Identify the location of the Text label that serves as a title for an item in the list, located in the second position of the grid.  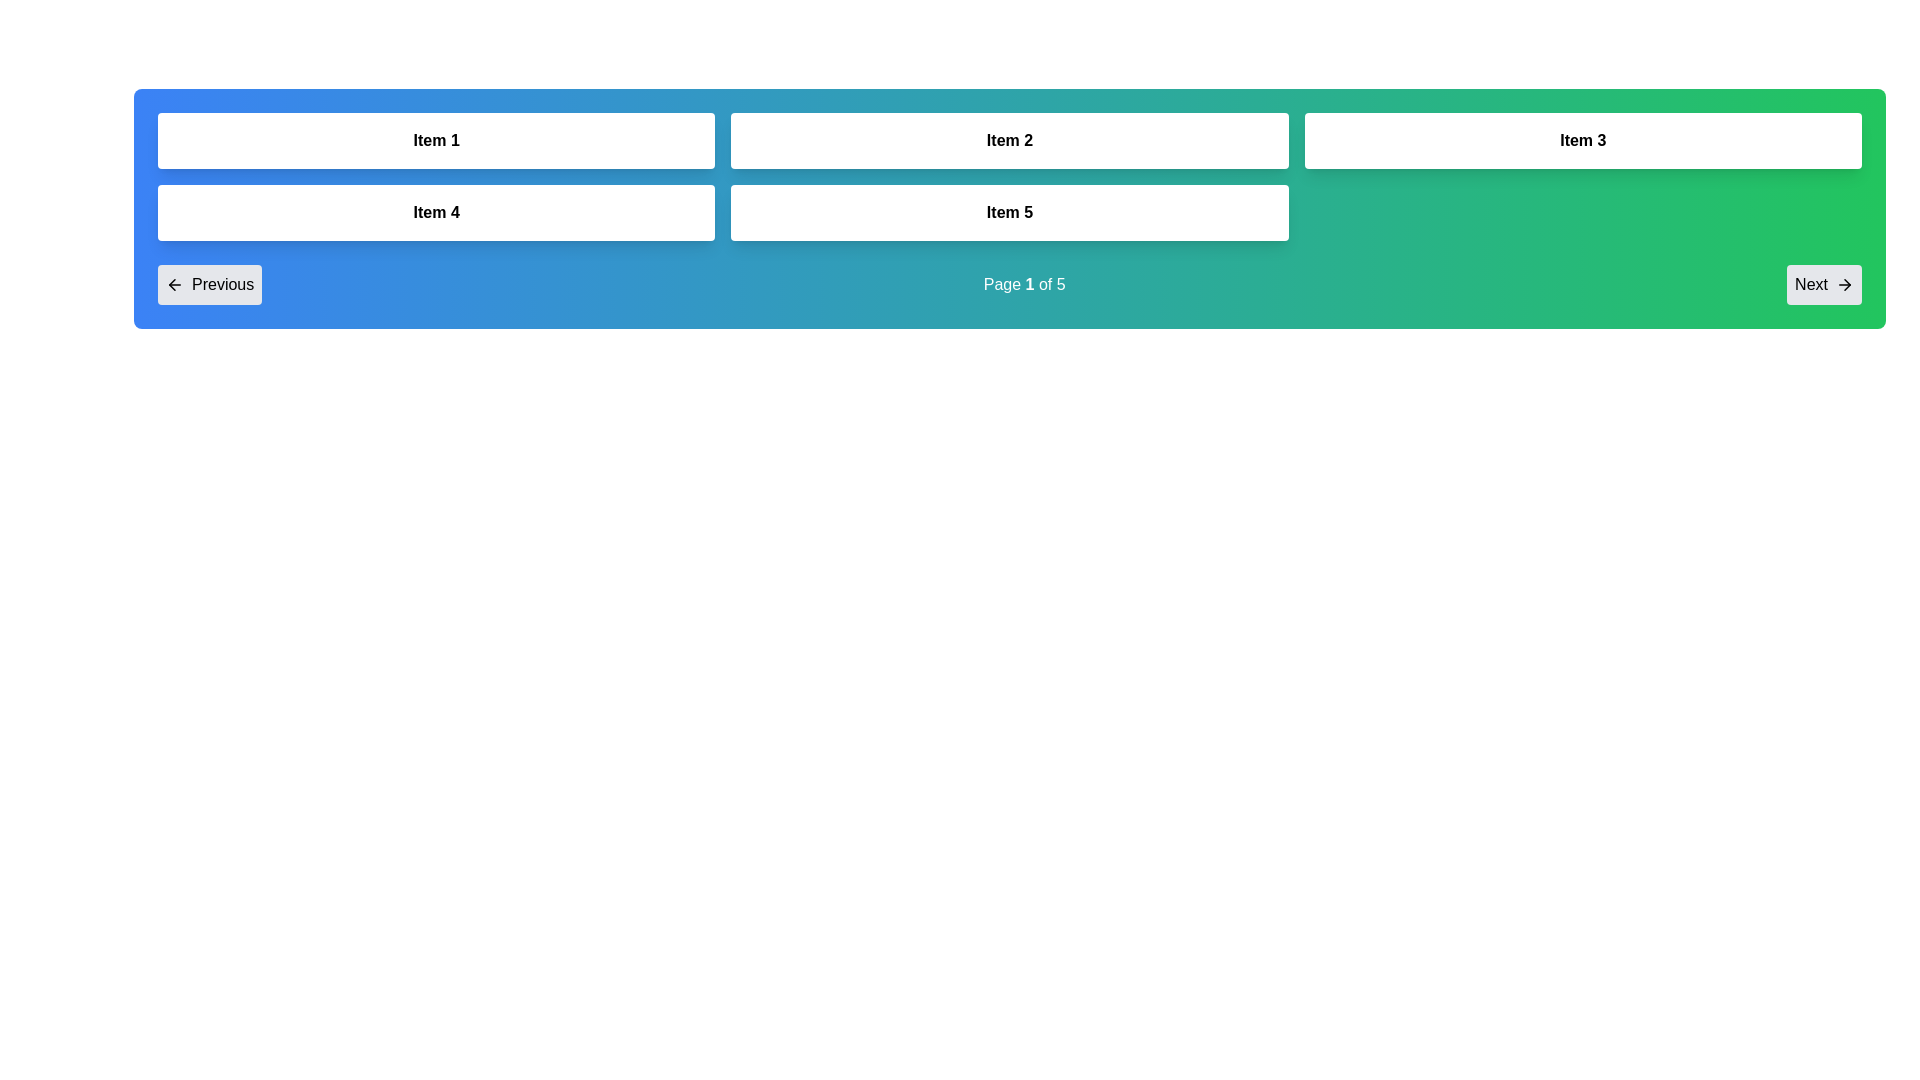
(1009, 140).